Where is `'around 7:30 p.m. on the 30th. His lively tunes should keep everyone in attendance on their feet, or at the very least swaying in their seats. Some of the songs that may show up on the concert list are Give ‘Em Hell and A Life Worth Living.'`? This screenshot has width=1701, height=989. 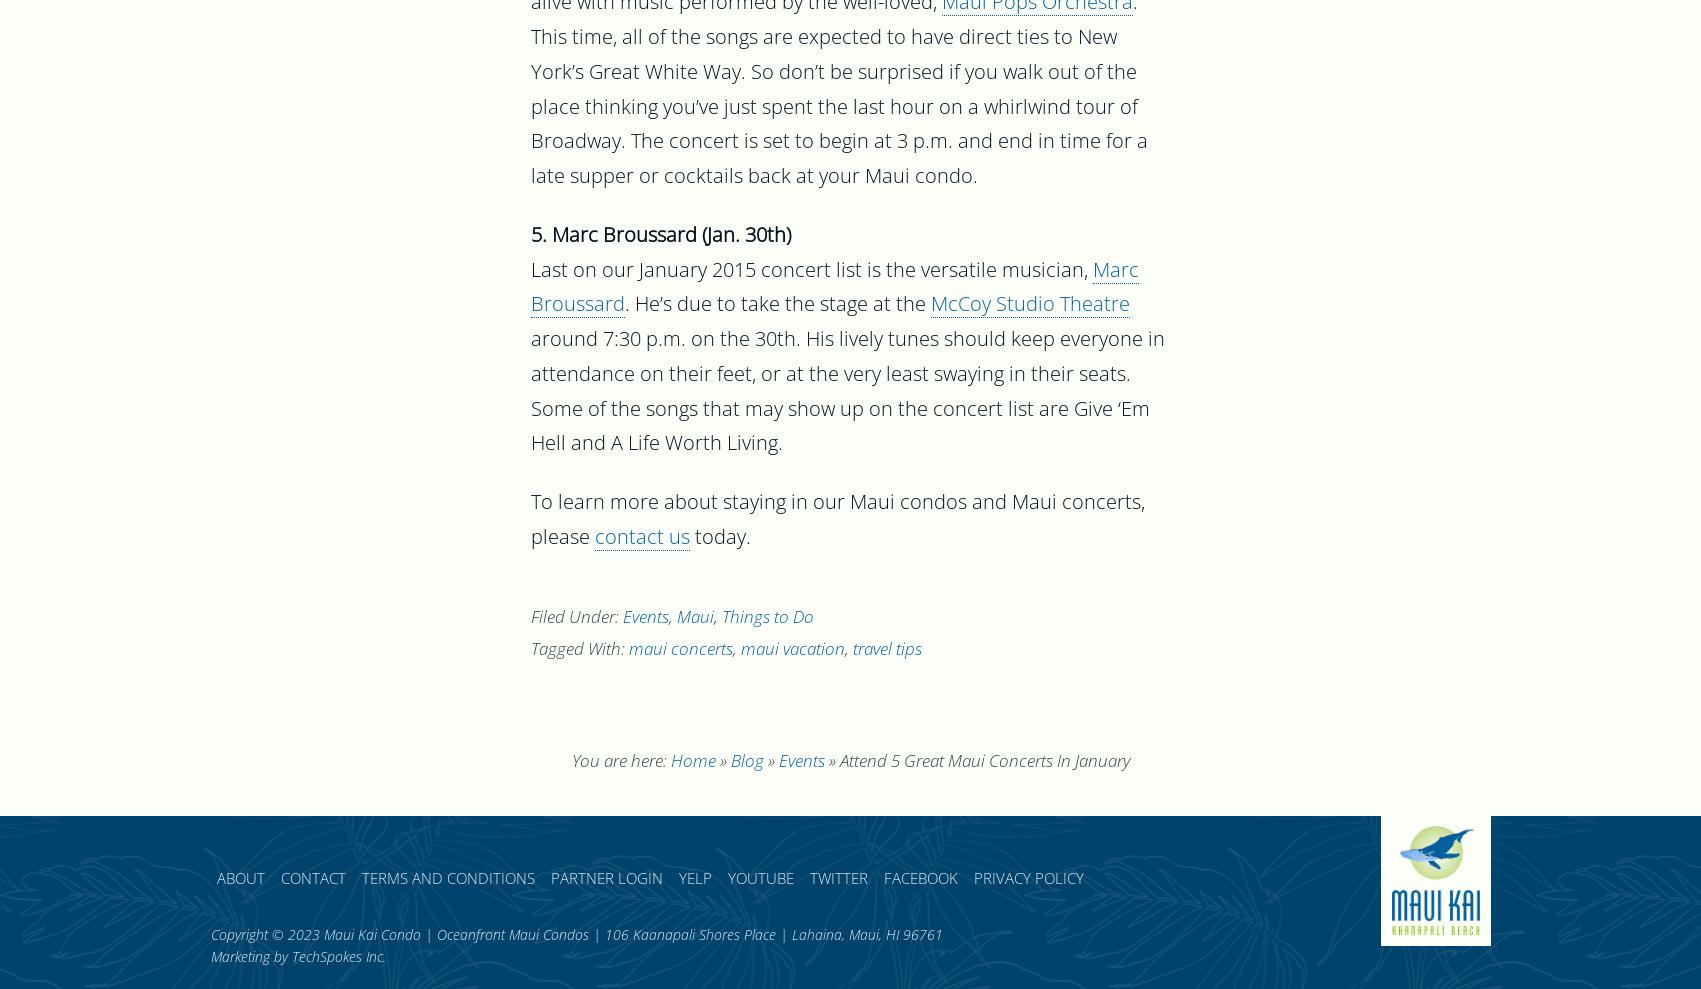 'around 7:30 p.m. on the 30th. His lively tunes should keep everyone in attendance on their feet, or at the very least swaying in their seats. Some of the songs that may show up on the concert list are Give ‘Em Hell and A Life Worth Living.' is located at coordinates (530, 393).